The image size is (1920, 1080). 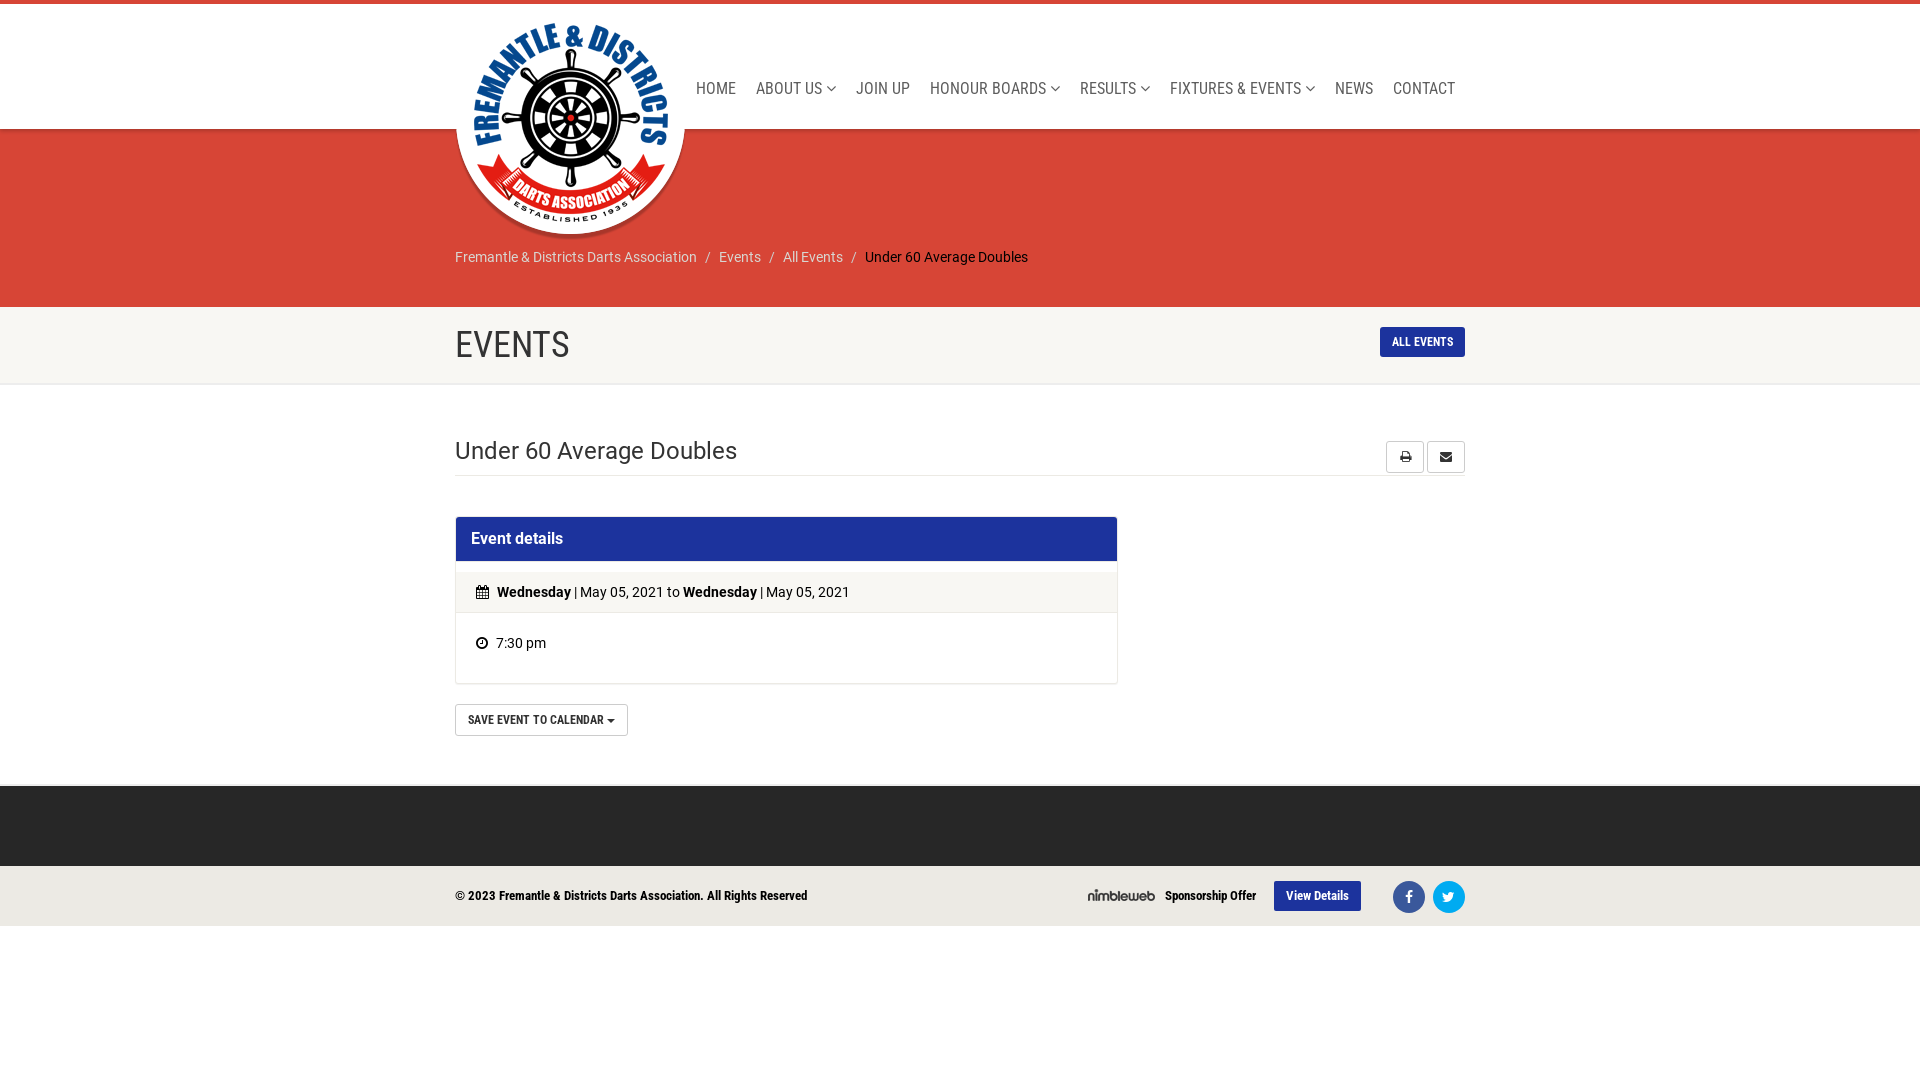 What do you see at coordinates (994, 87) in the screenshot?
I see `'HONOUR BOARDS'` at bounding box center [994, 87].